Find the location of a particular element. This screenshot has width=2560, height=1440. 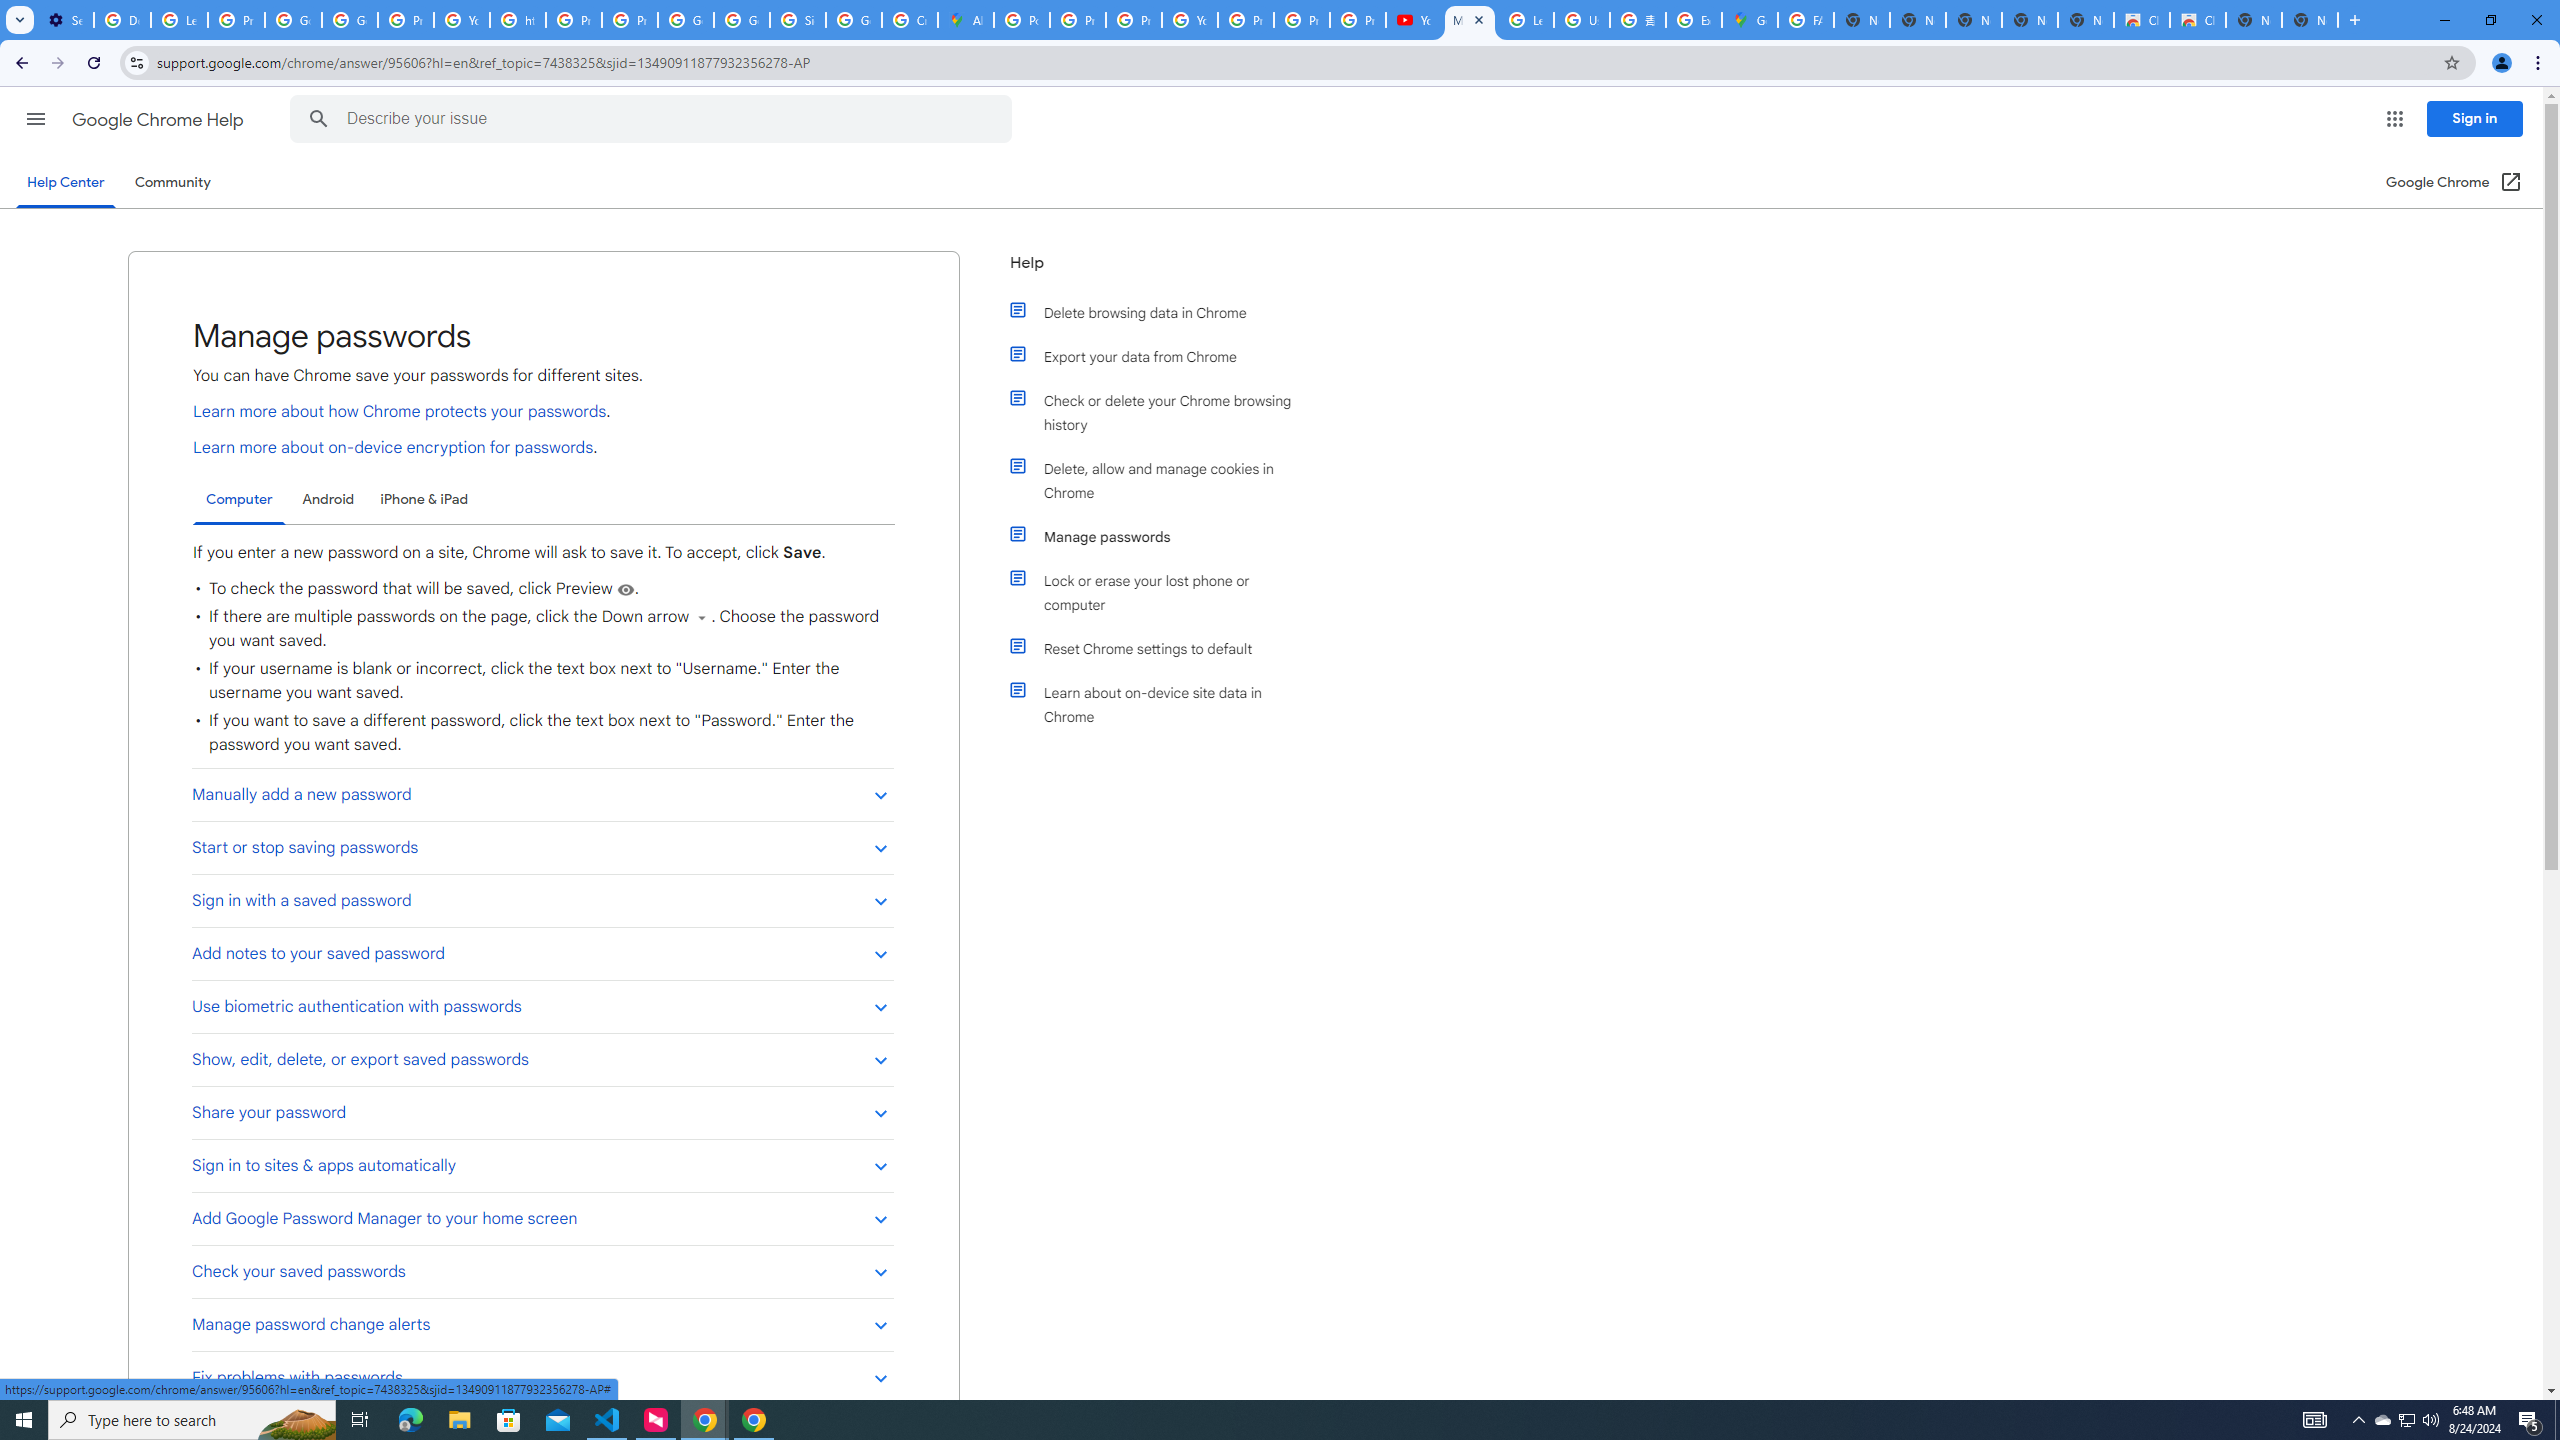

'Describe your issue' is located at coordinates (653, 118).